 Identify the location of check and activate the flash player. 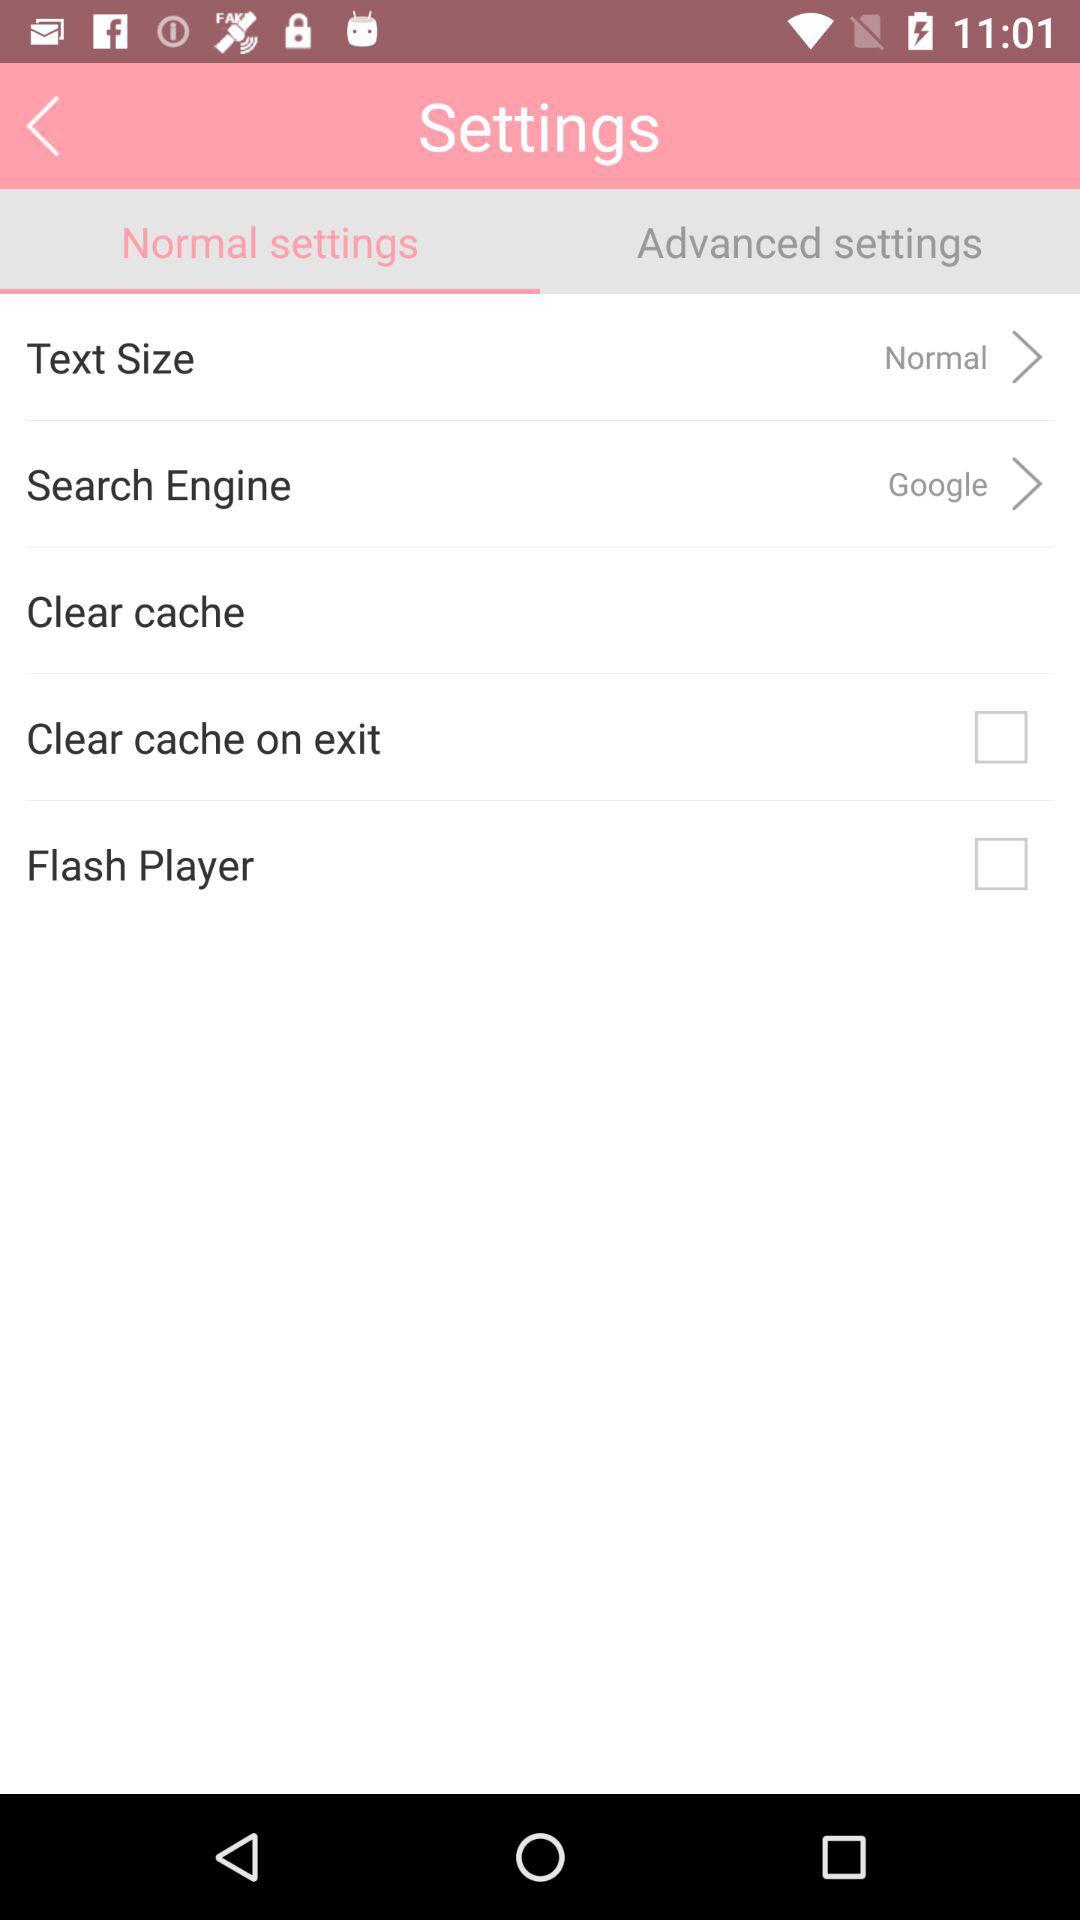
(1001, 864).